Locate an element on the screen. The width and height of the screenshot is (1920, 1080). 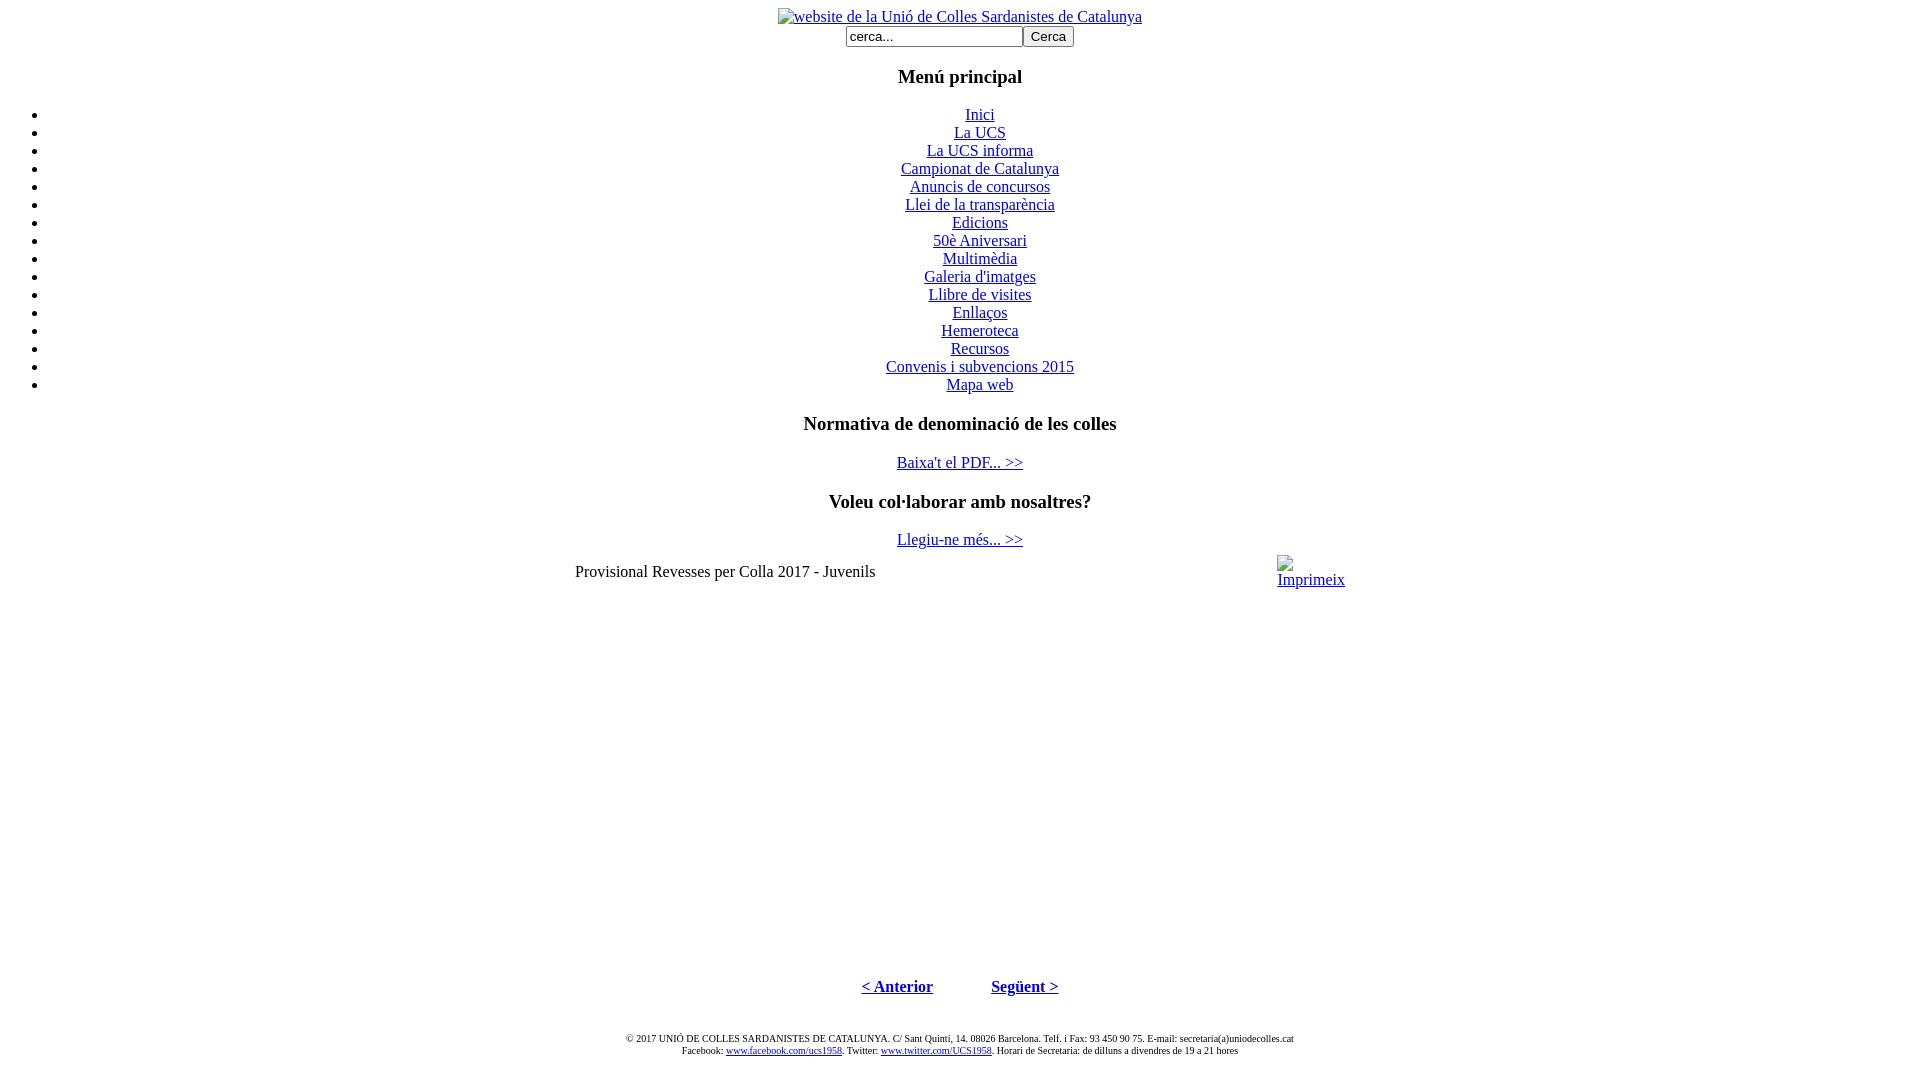
'Baixa't el PDF... >>' is located at coordinates (960, 462).